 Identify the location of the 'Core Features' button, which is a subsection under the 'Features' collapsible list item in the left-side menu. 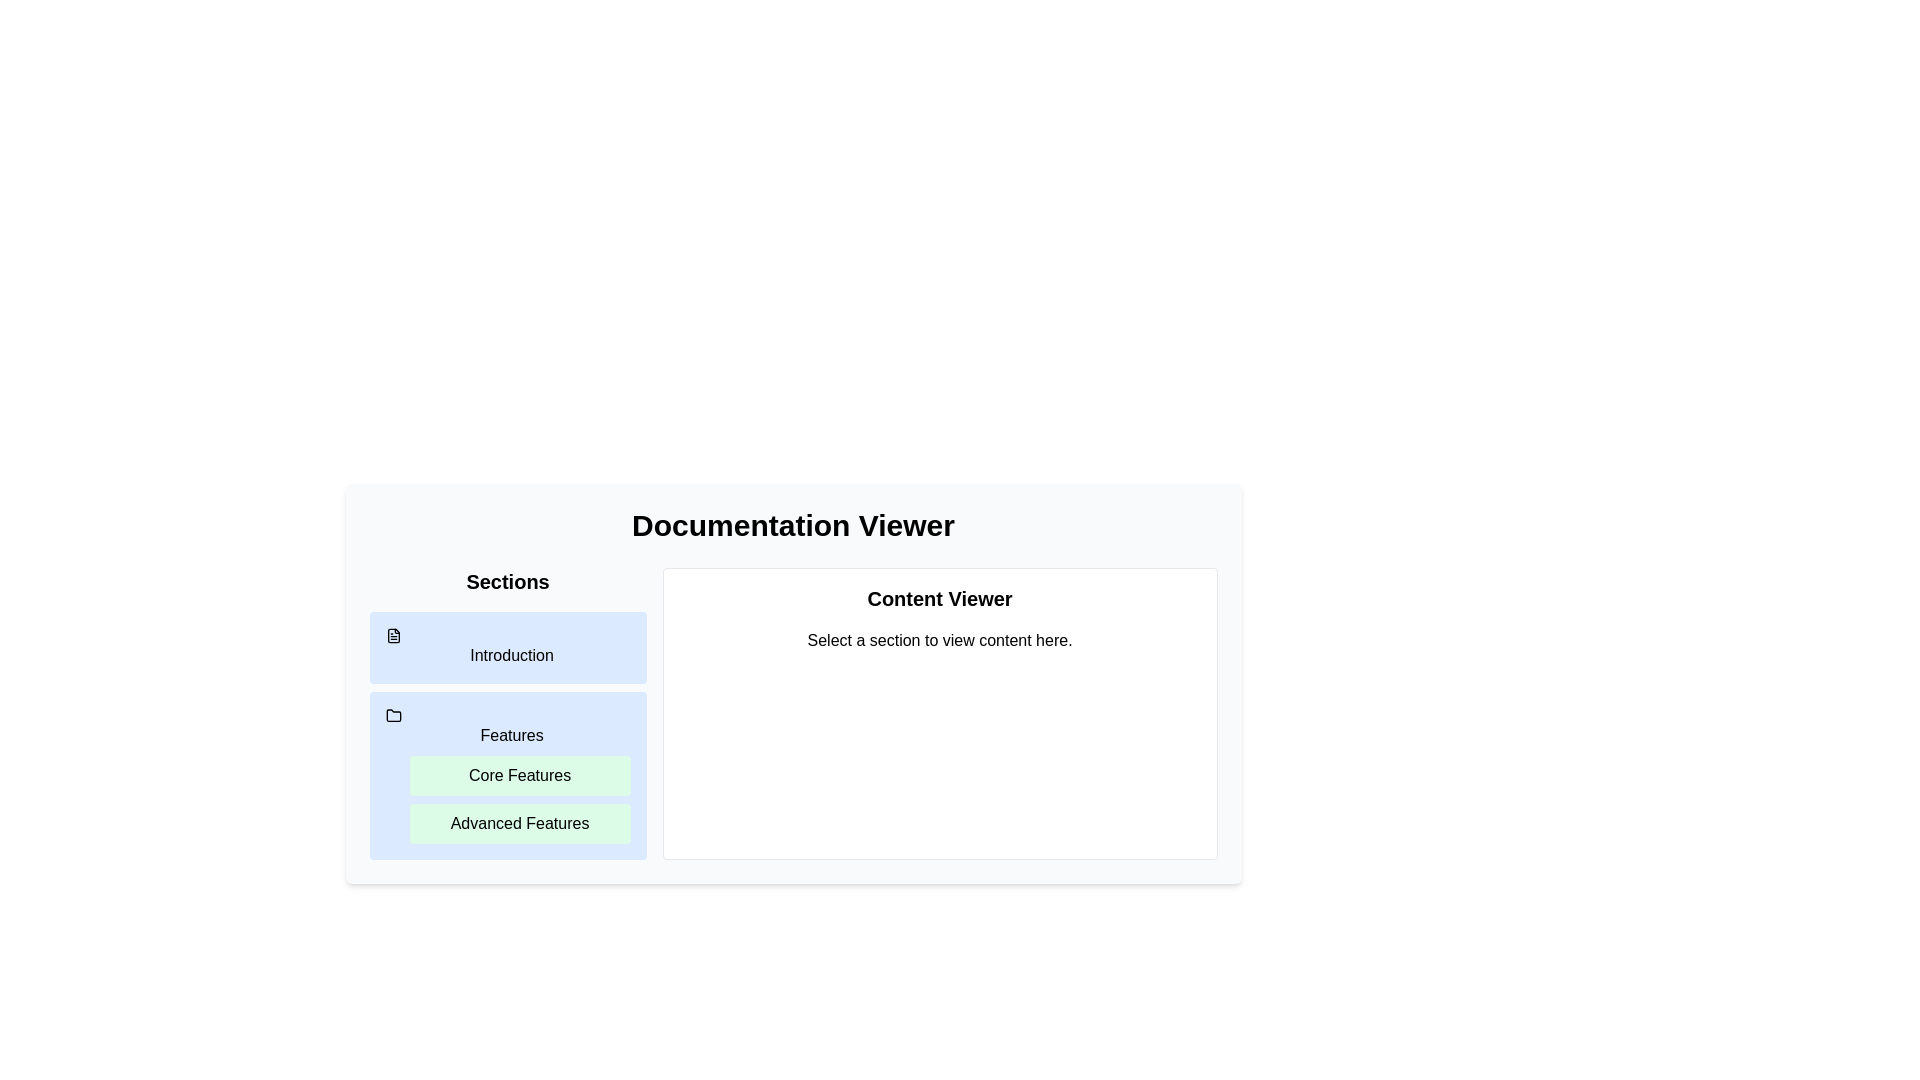
(508, 774).